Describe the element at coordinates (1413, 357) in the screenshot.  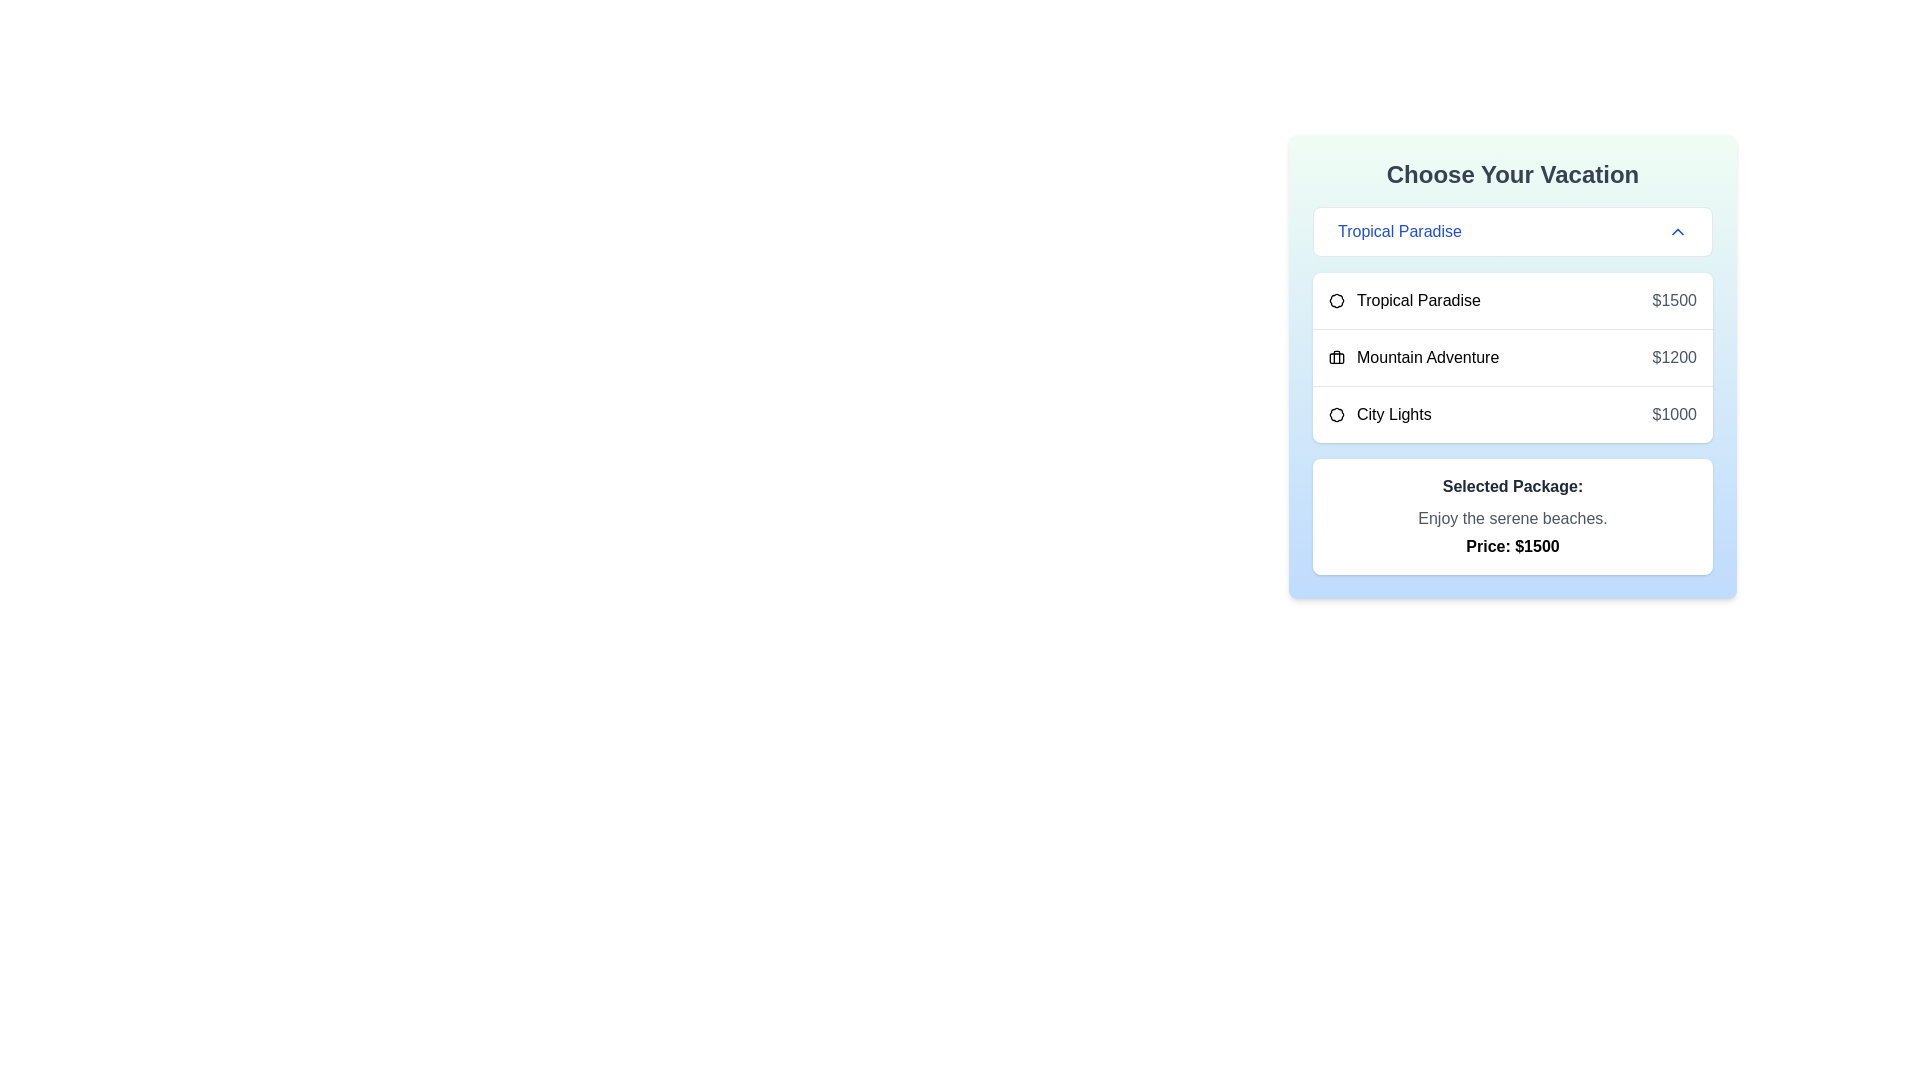
I see `the 'Mountain Adventure' package label, which is the second option in the vacation package selection list` at that location.